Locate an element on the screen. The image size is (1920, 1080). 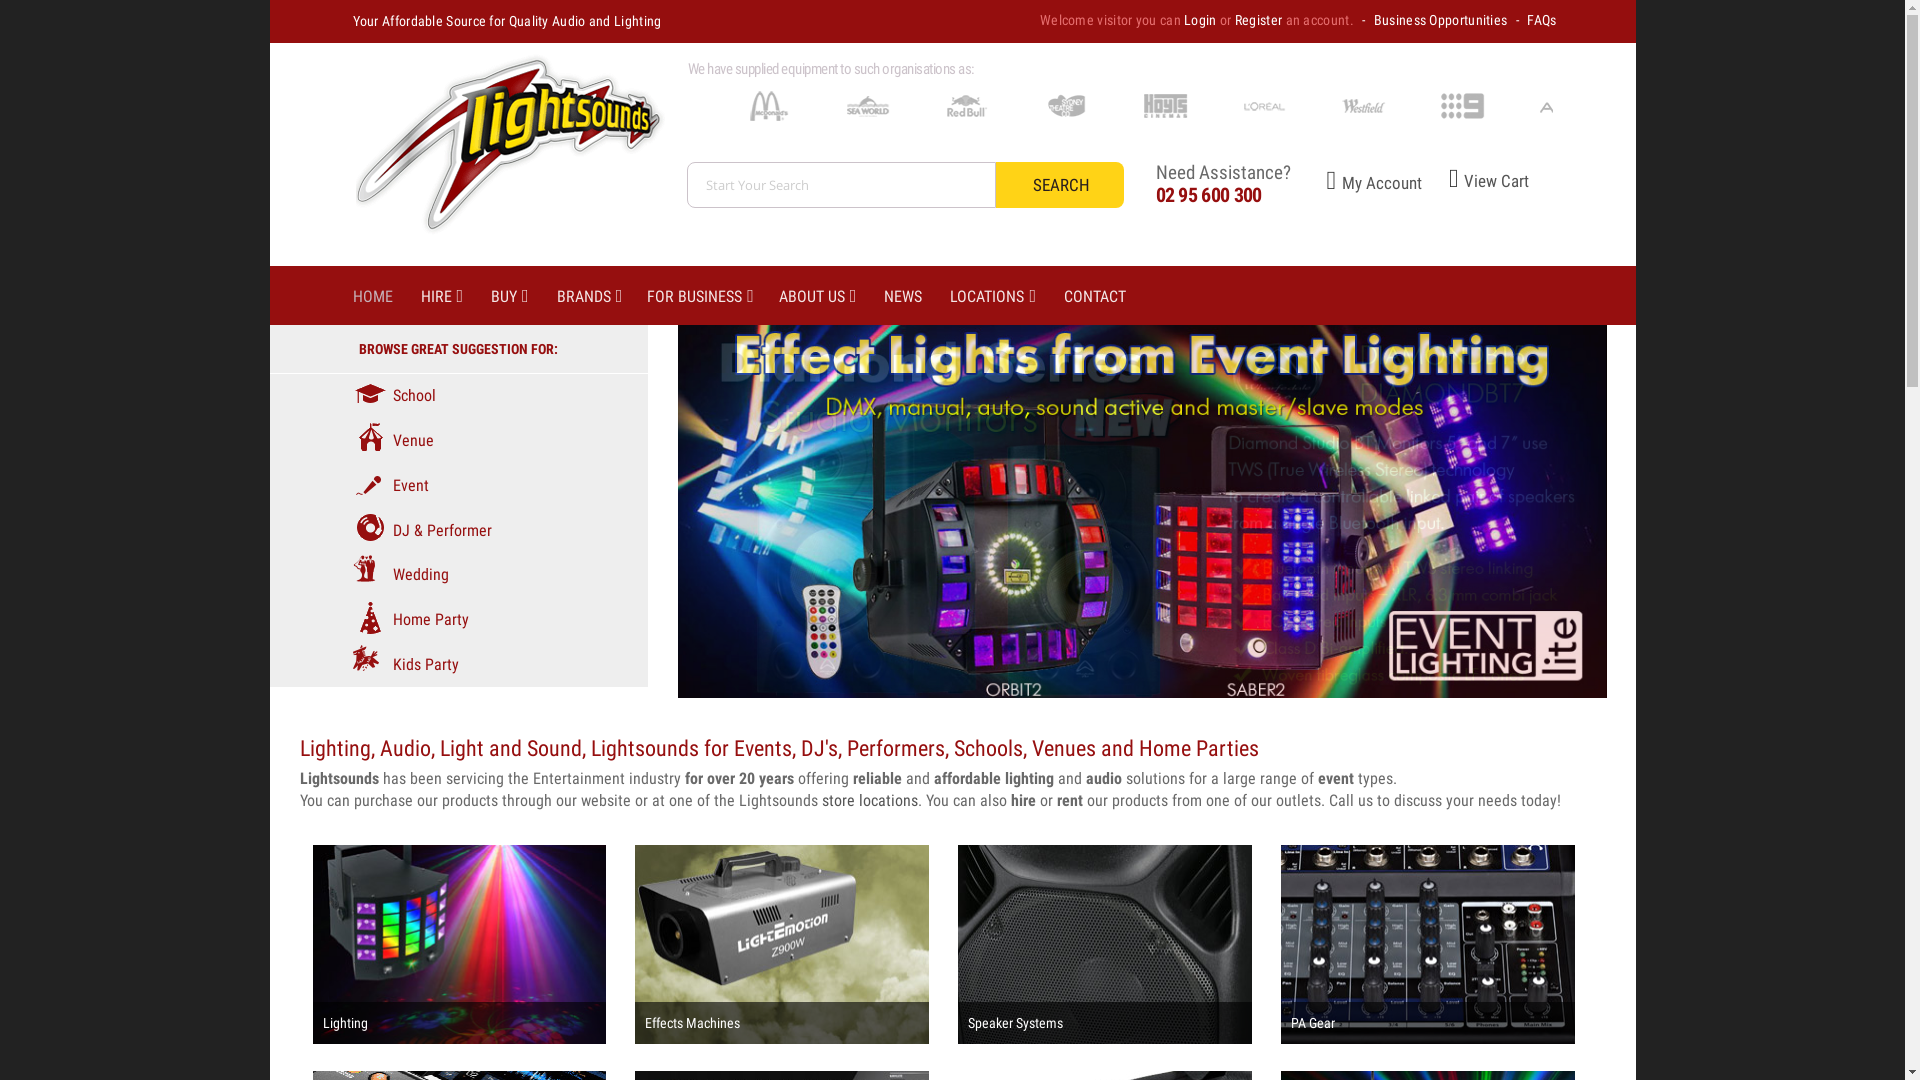
'HOME' is located at coordinates (385, 297).